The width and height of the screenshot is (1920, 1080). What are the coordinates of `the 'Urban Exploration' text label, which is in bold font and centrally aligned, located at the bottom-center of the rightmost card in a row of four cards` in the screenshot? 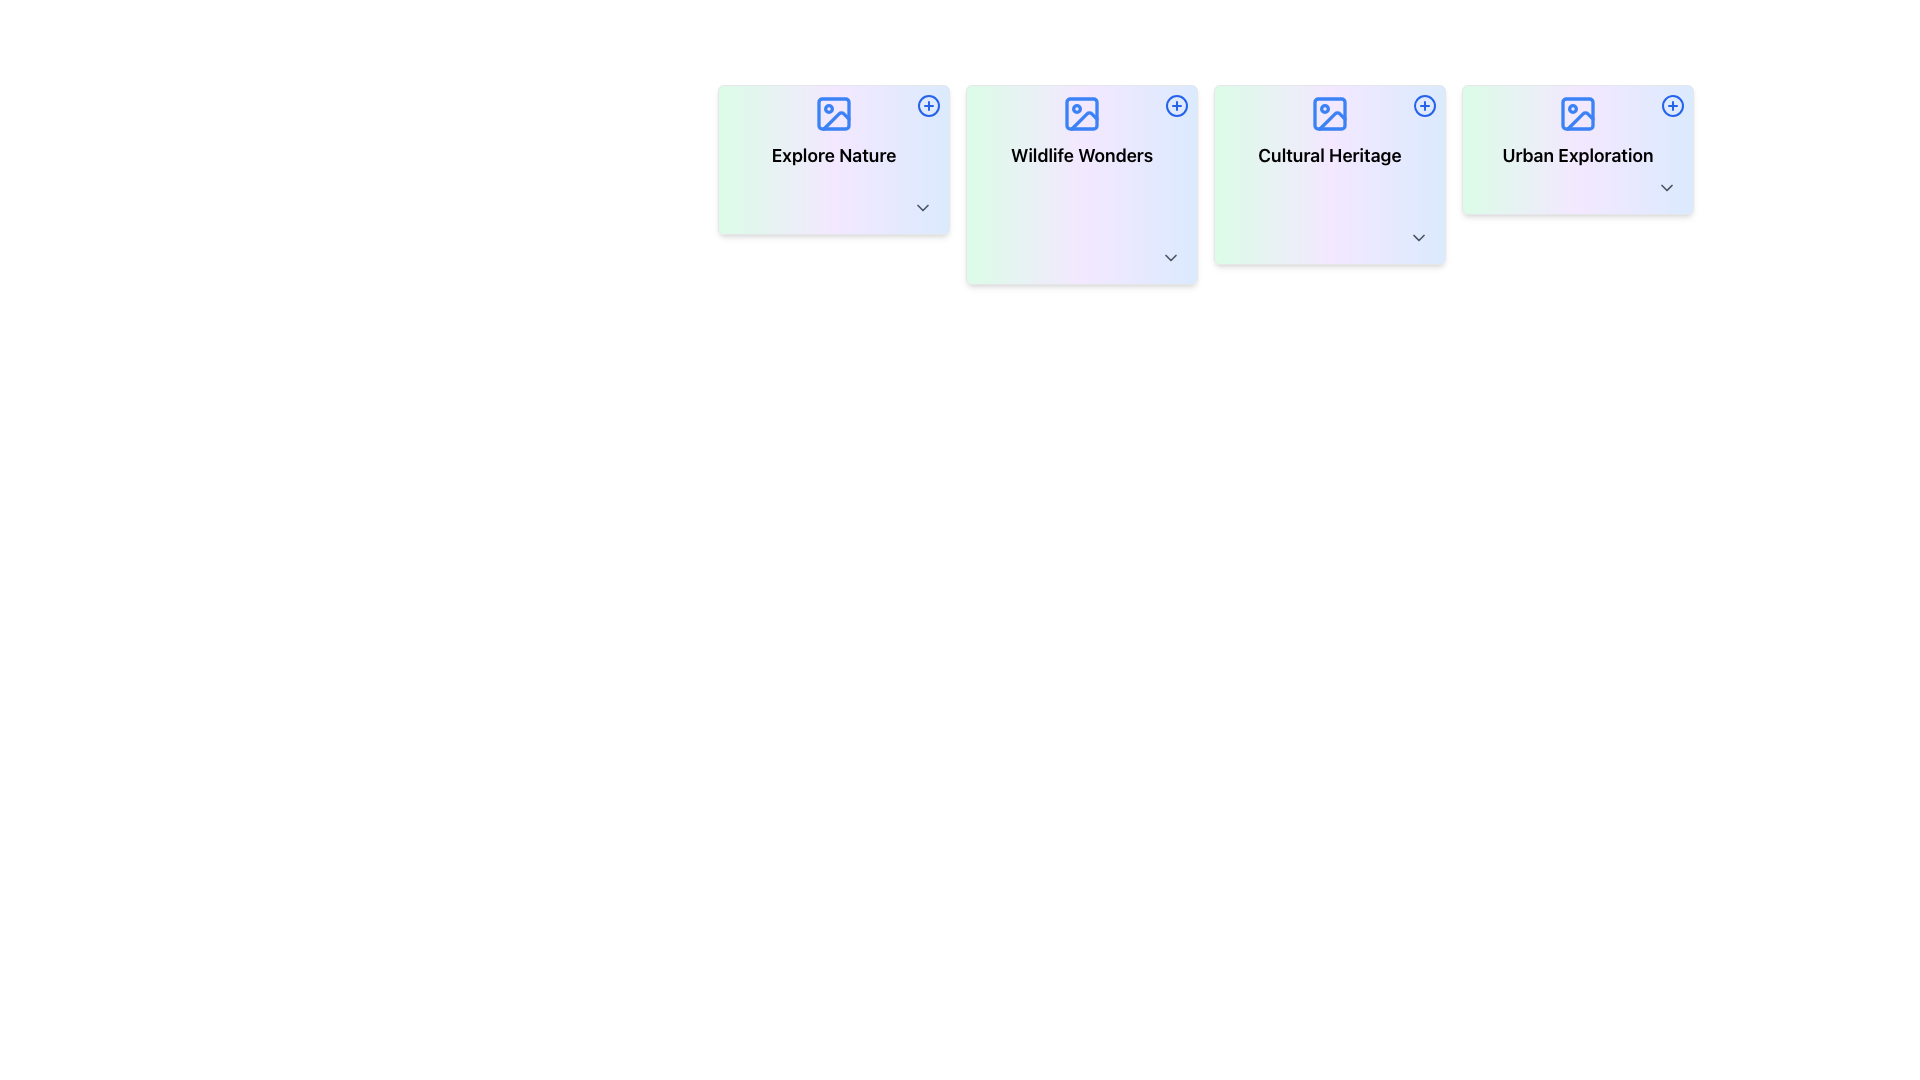 It's located at (1577, 154).